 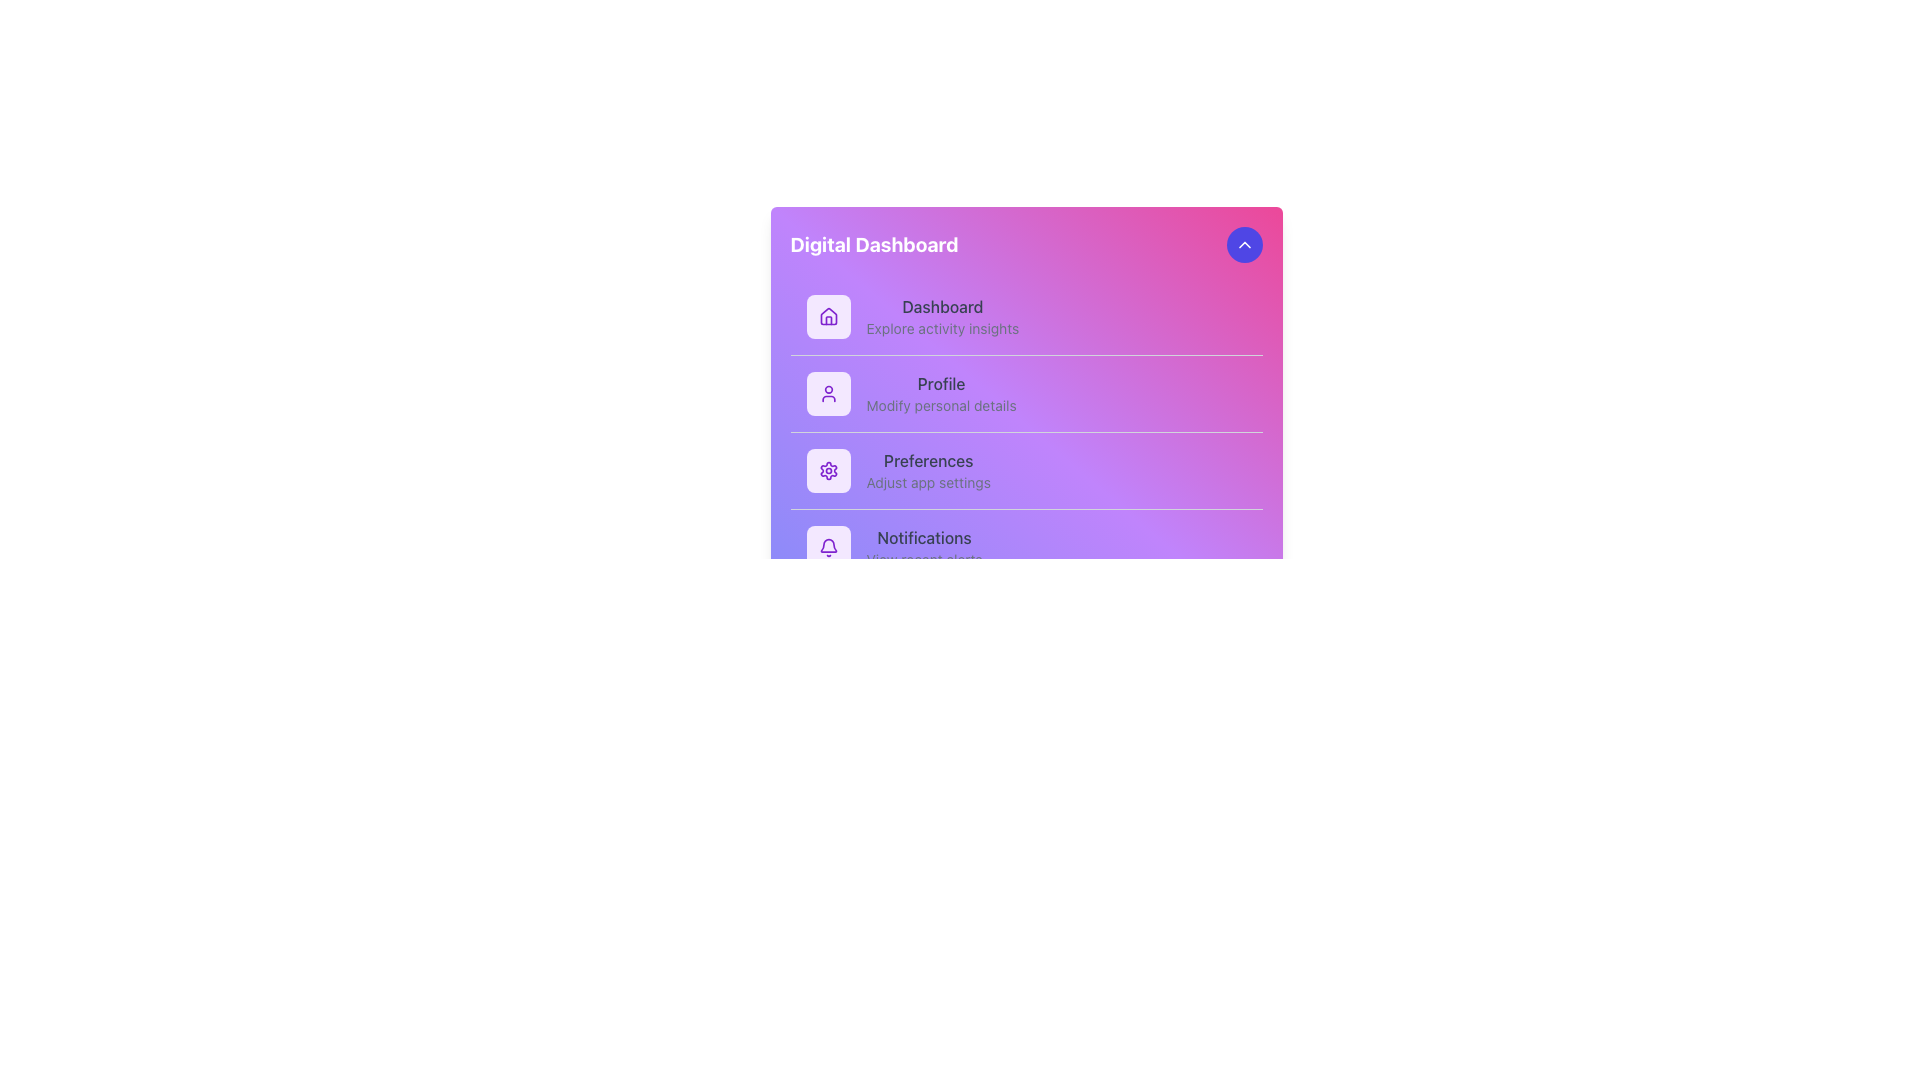 What do you see at coordinates (927, 461) in the screenshot?
I see `the 'Preferences' text label which is part of a vertical list of options with a violet background, located in the third position of the navigation menu` at bounding box center [927, 461].